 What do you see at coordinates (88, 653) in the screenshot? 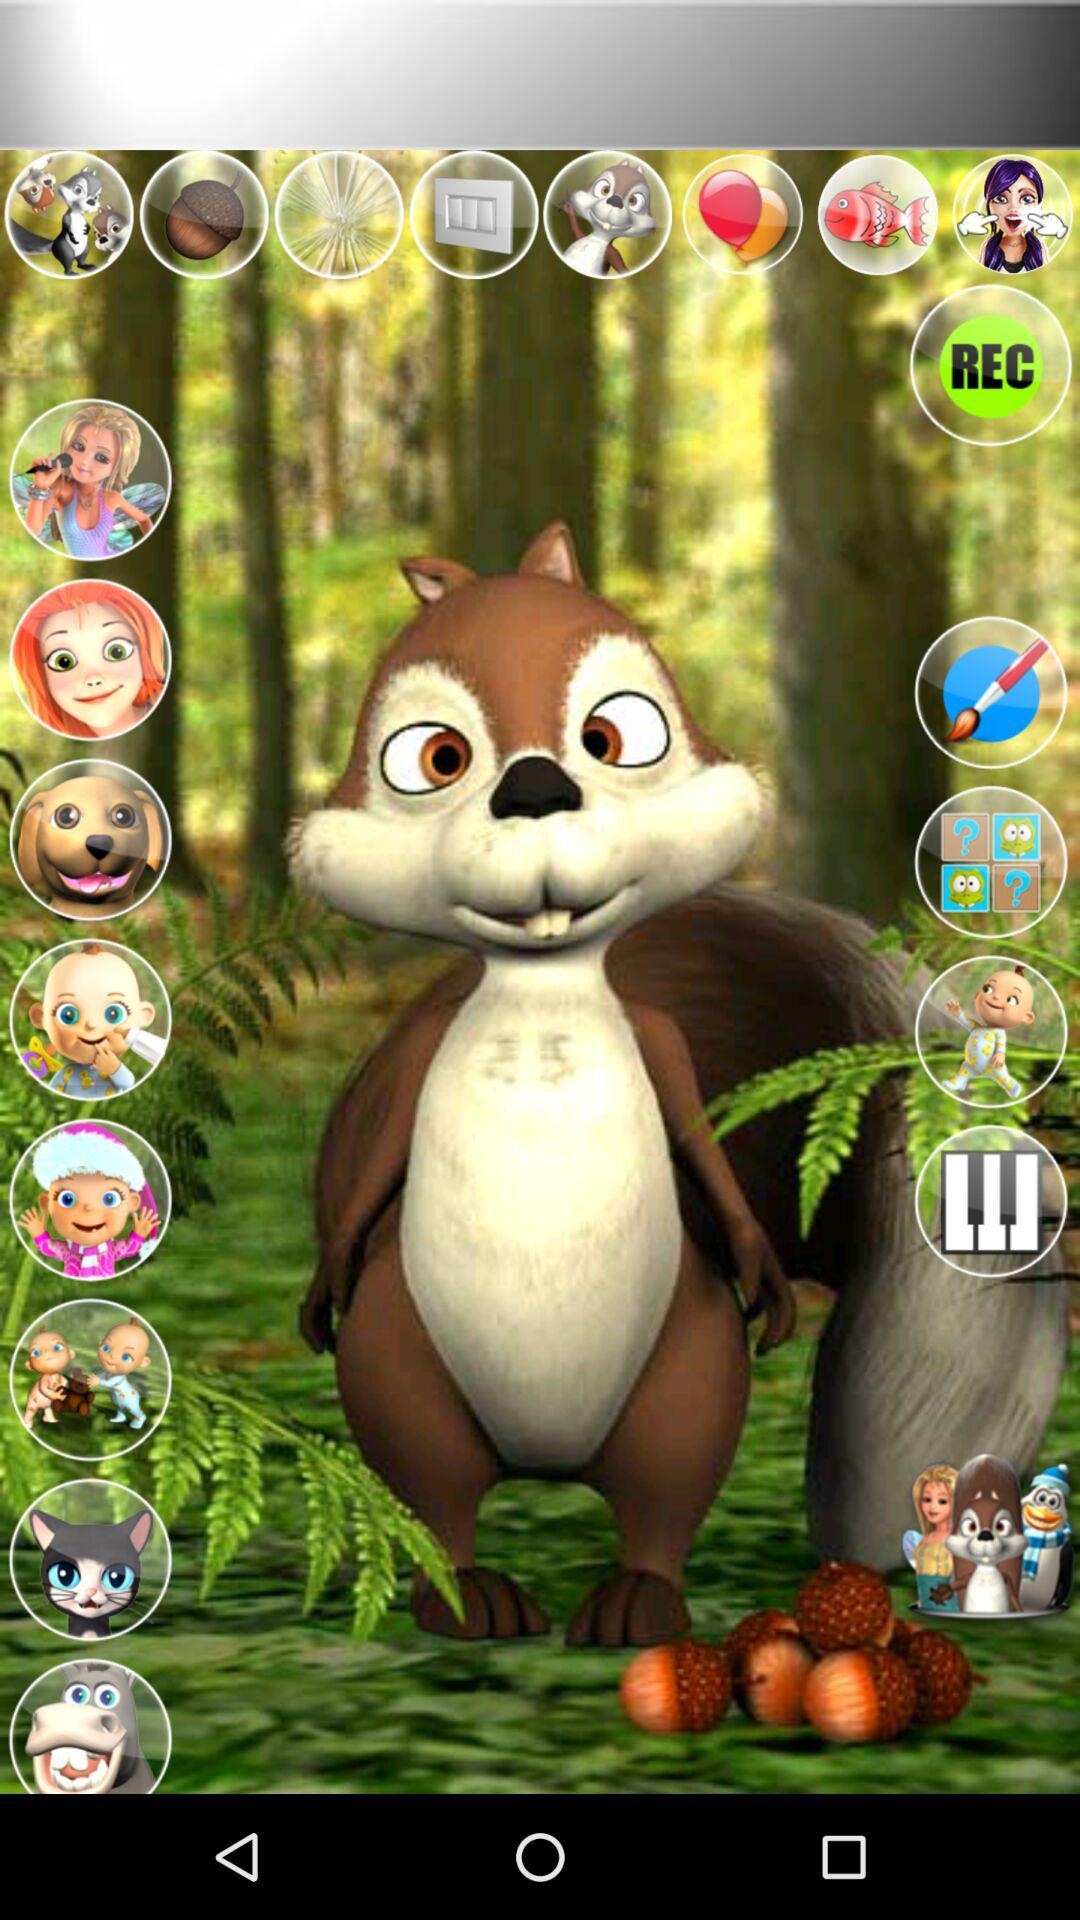
I see `character` at bounding box center [88, 653].